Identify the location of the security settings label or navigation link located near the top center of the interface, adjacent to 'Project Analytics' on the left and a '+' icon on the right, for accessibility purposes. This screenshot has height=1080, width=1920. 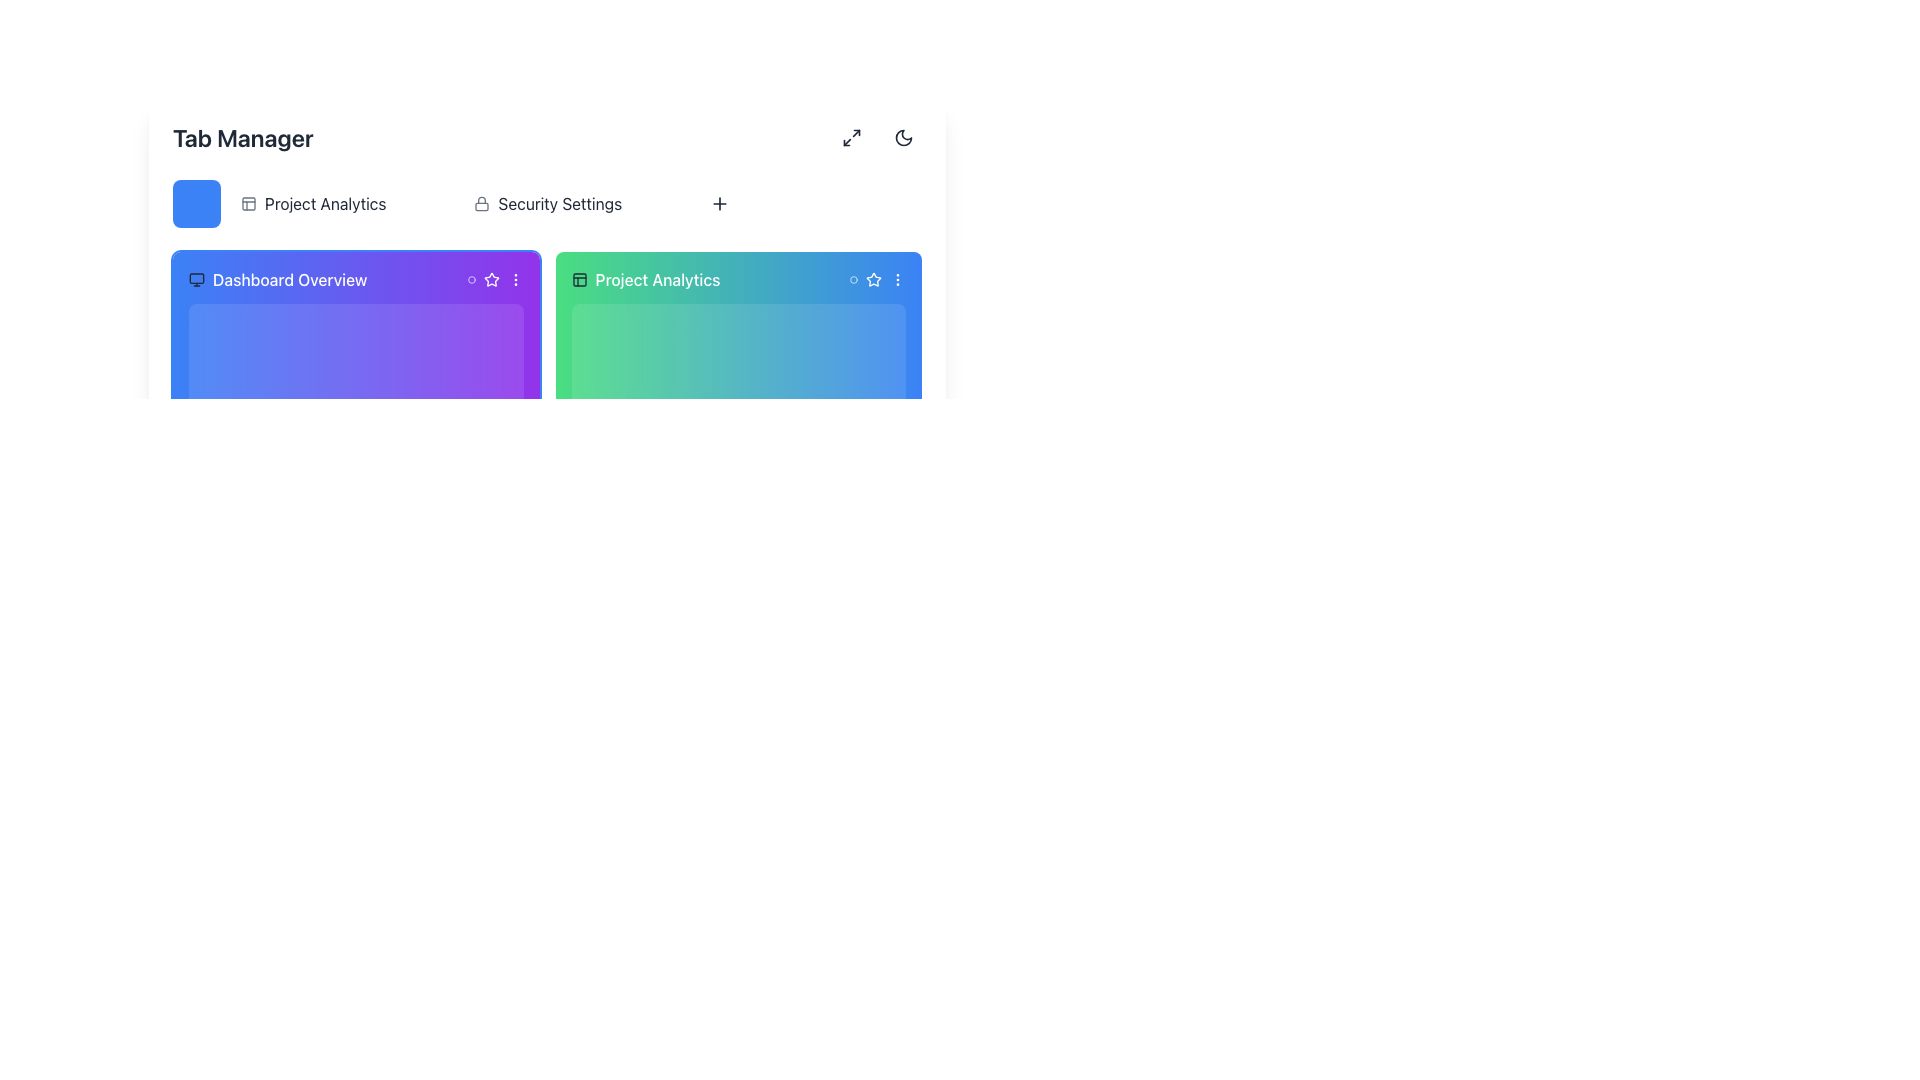
(548, 204).